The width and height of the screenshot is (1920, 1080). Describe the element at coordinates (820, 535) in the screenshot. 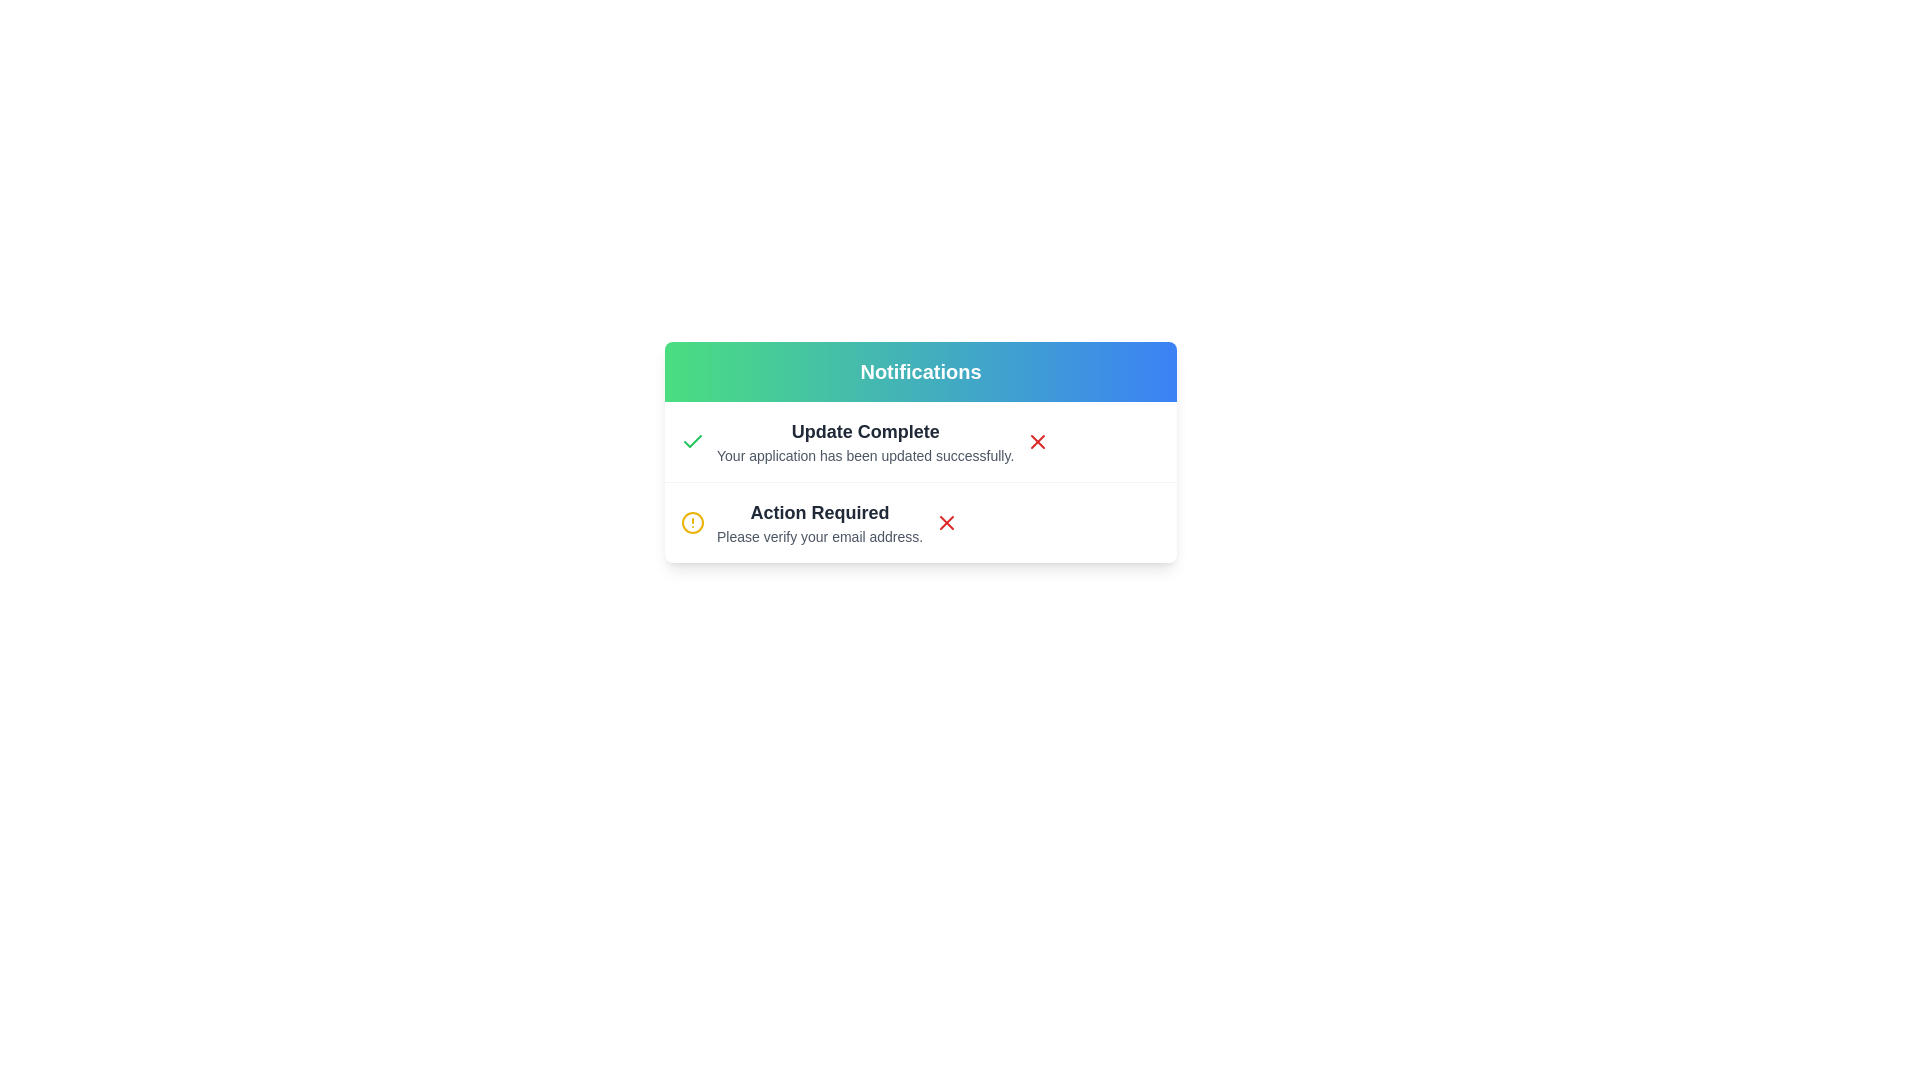

I see `the explanatory text located beneath the 'Action Required' title in the notification card, which guides the user to verify their email address` at that location.